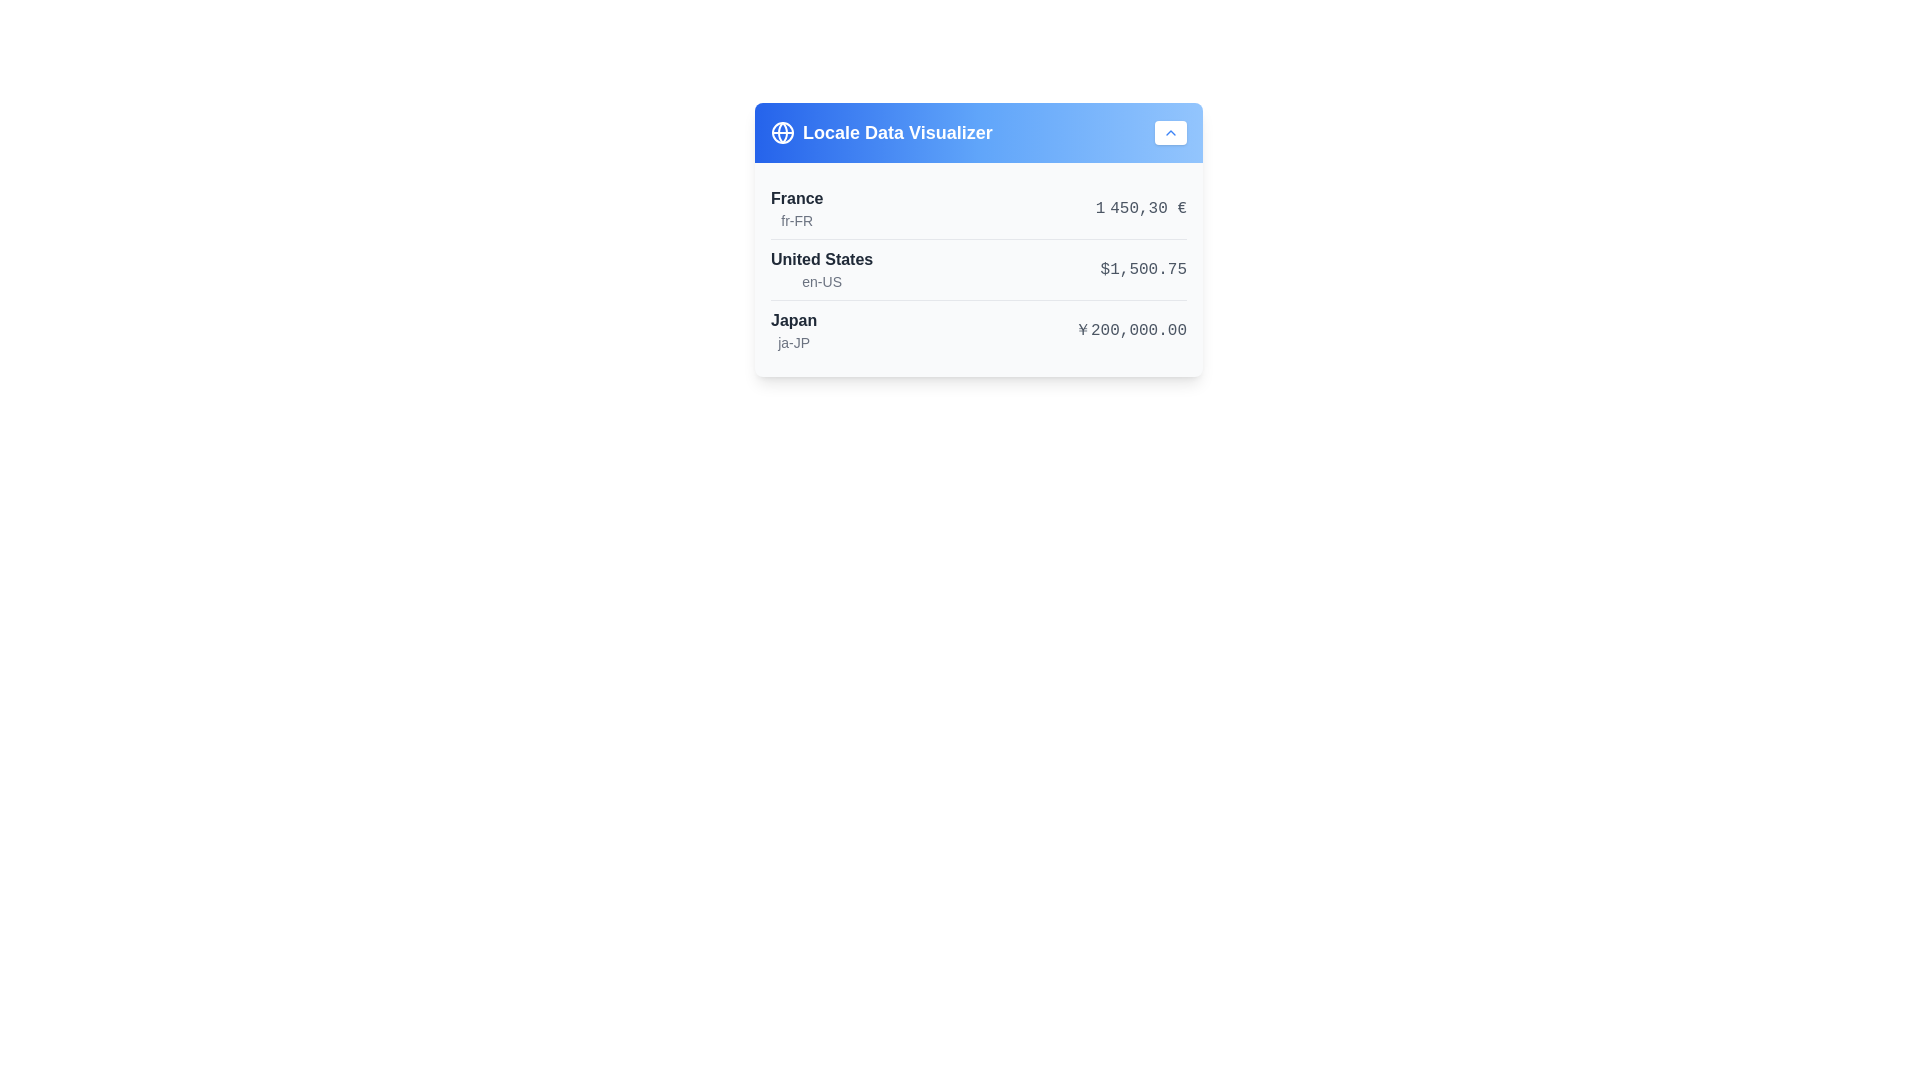 This screenshot has height=1080, width=1920. Describe the element at coordinates (979, 268) in the screenshot. I see `the second item in the vertically stacked list of country-locale data pairs that displays locale-specific data for the 'United States'` at that location.